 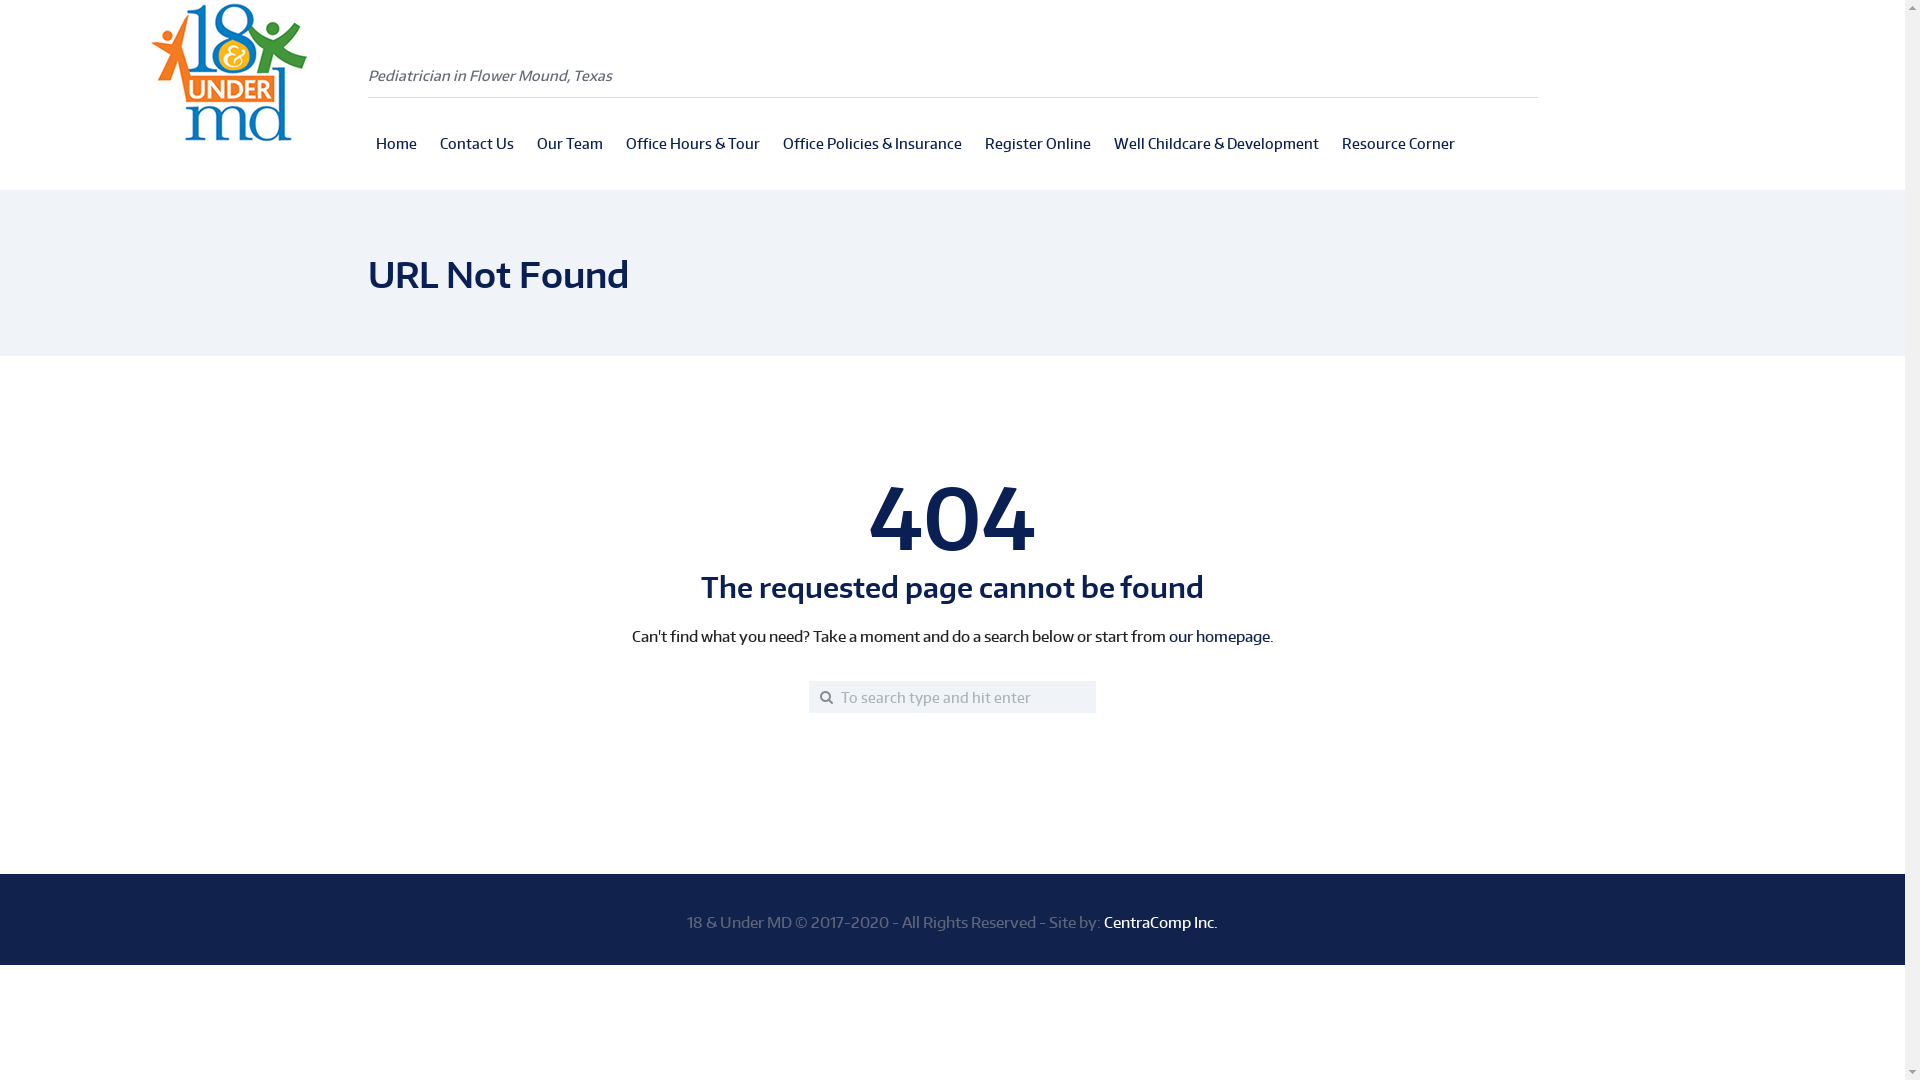 I want to click on 'Pediatrician in Flower Mound, Texas', so click(x=368, y=59).